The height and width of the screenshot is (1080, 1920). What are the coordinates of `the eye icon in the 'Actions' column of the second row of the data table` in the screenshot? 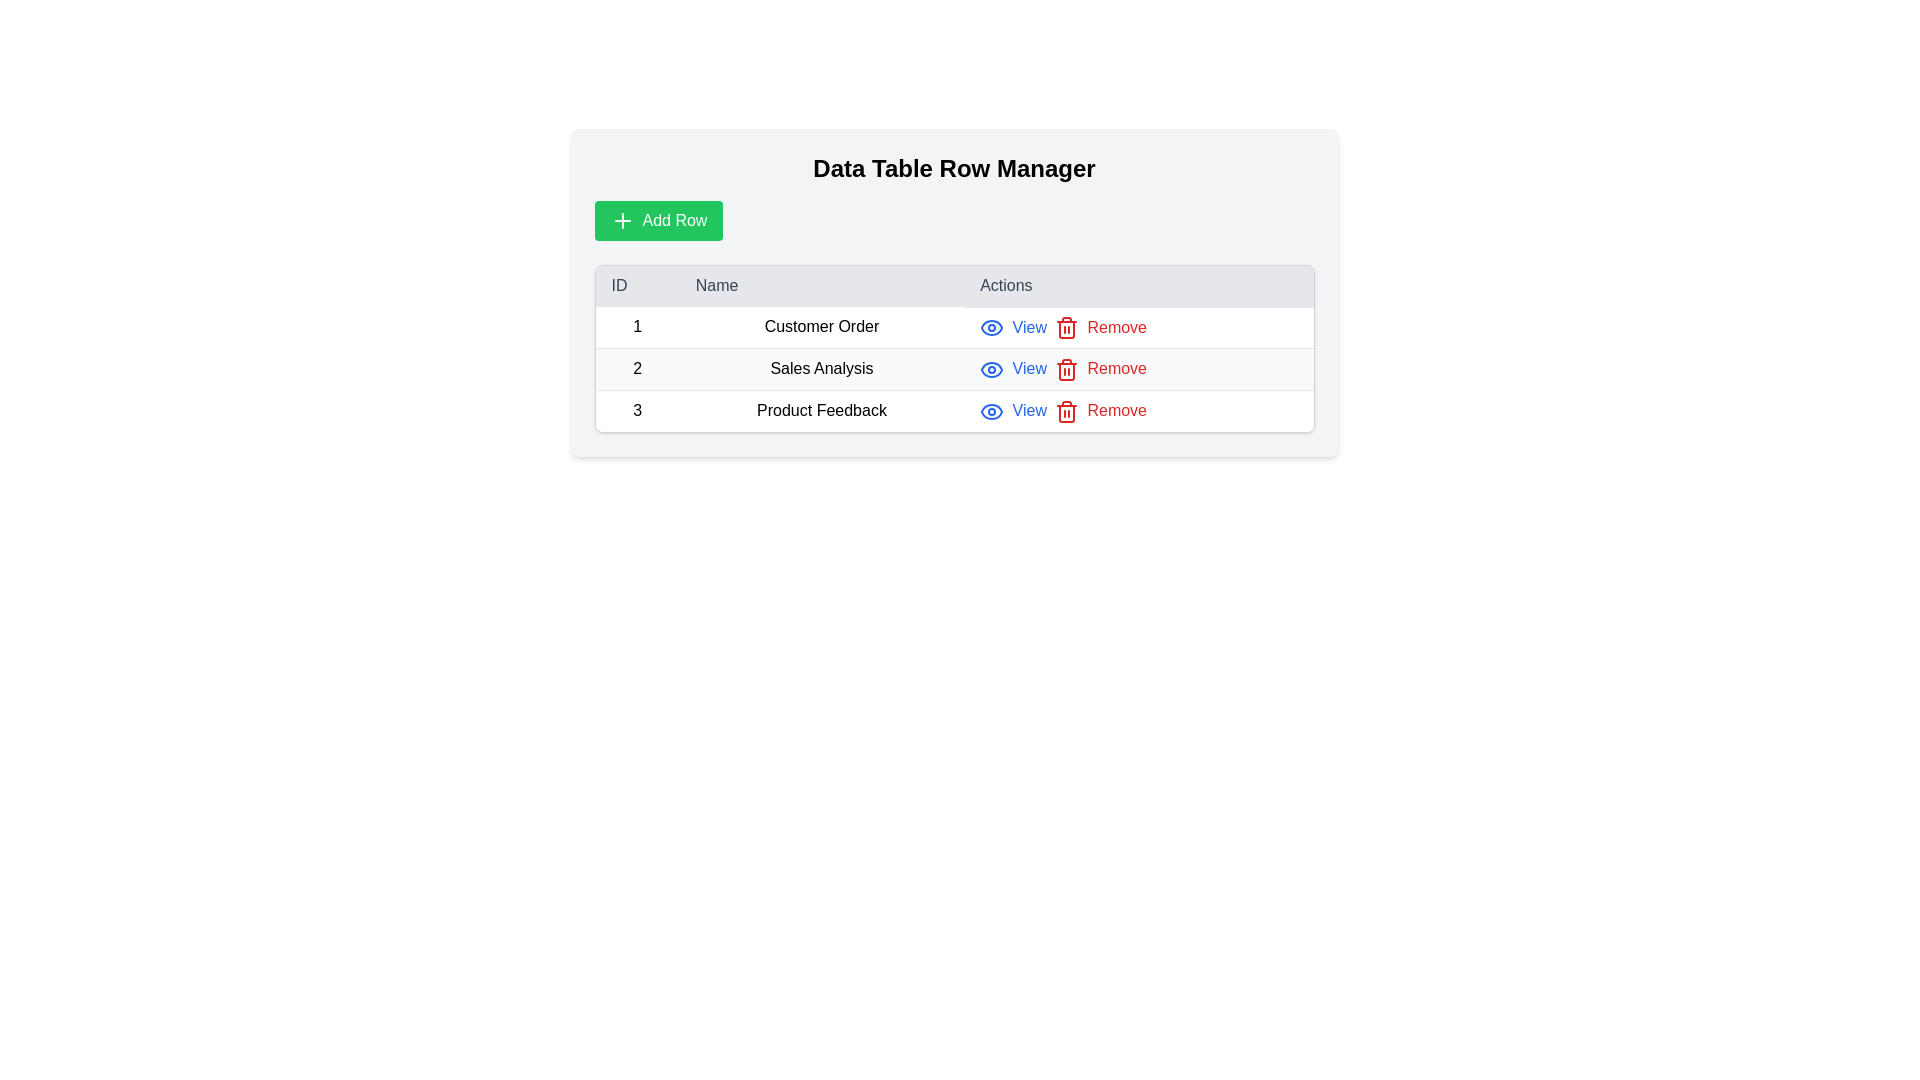 It's located at (992, 370).